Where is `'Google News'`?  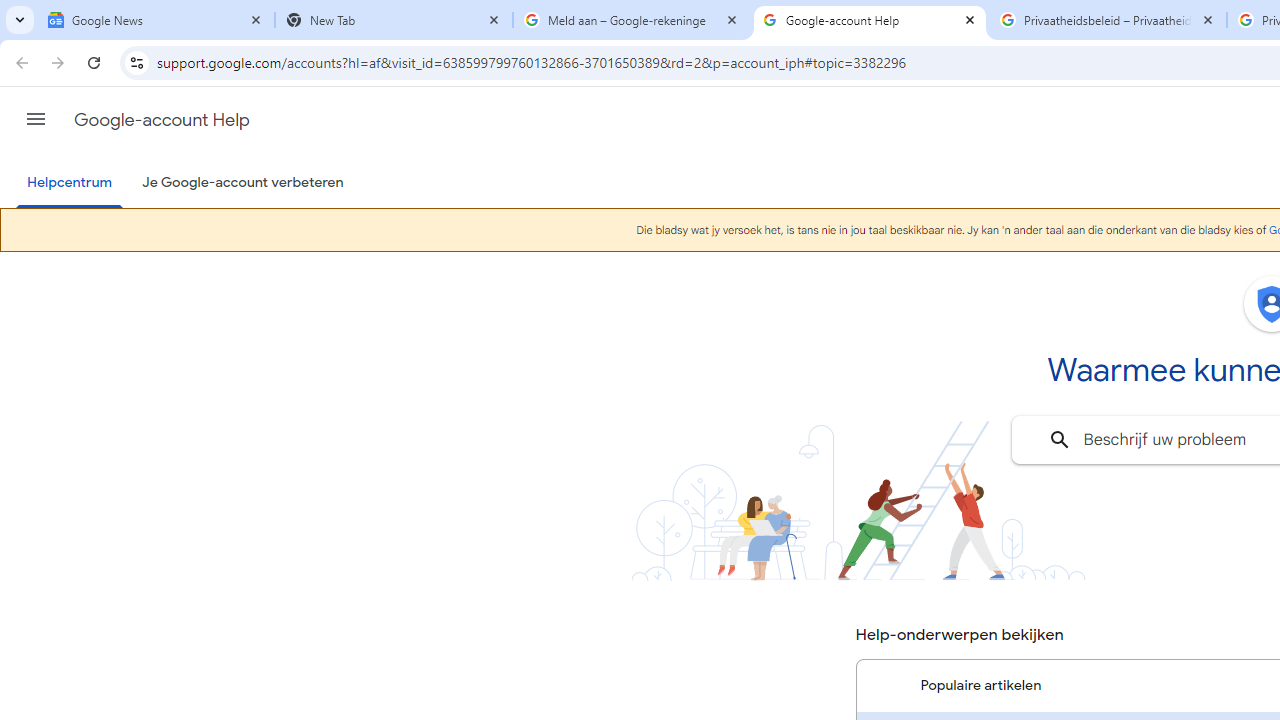 'Google News' is located at coordinates (155, 20).